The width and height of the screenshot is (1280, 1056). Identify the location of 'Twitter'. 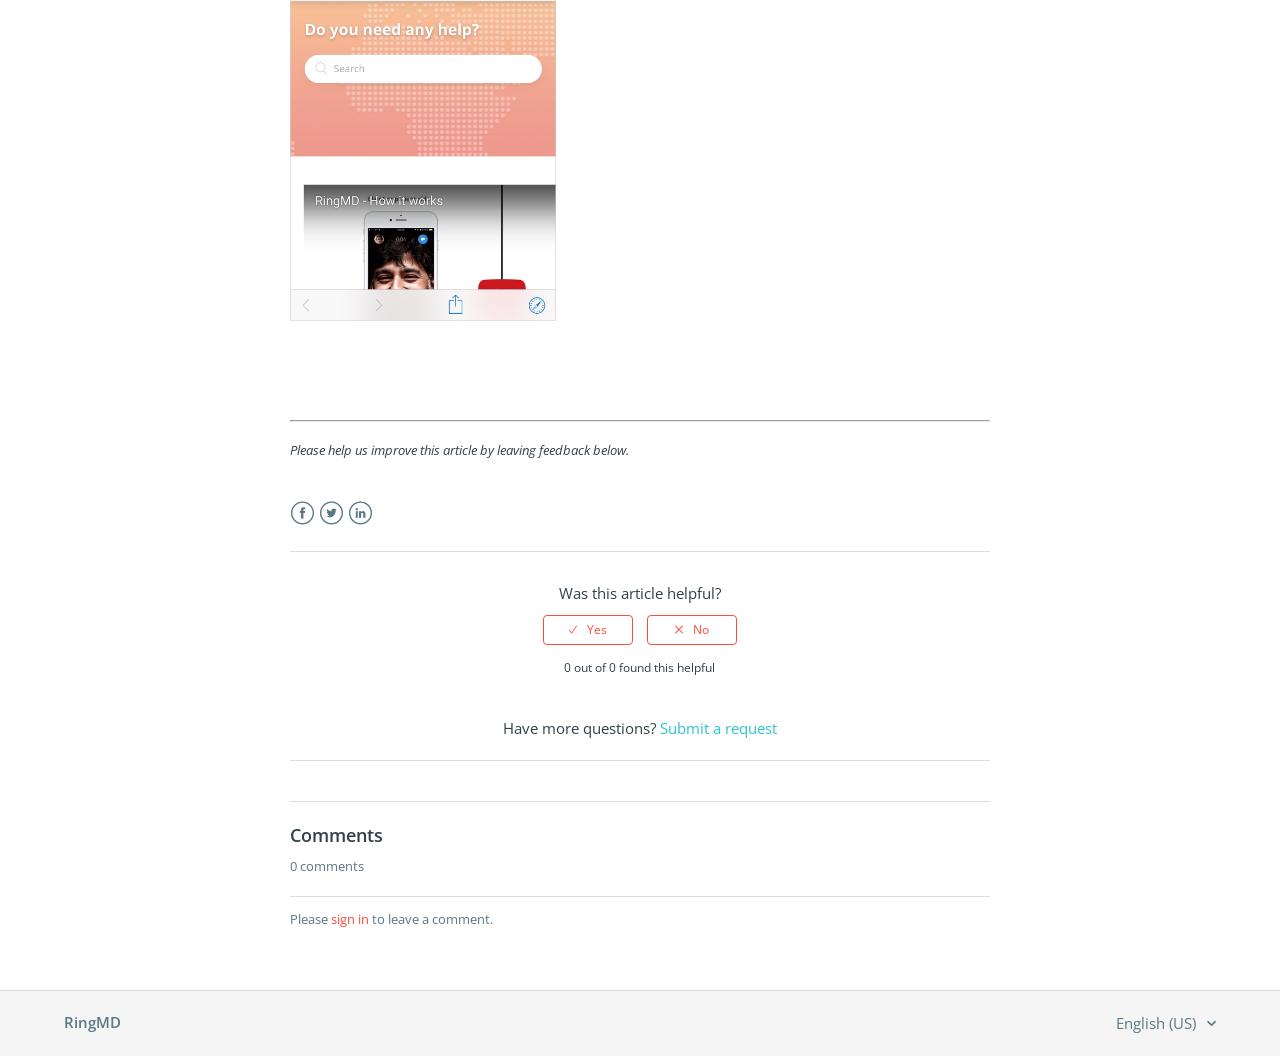
(342, 534).